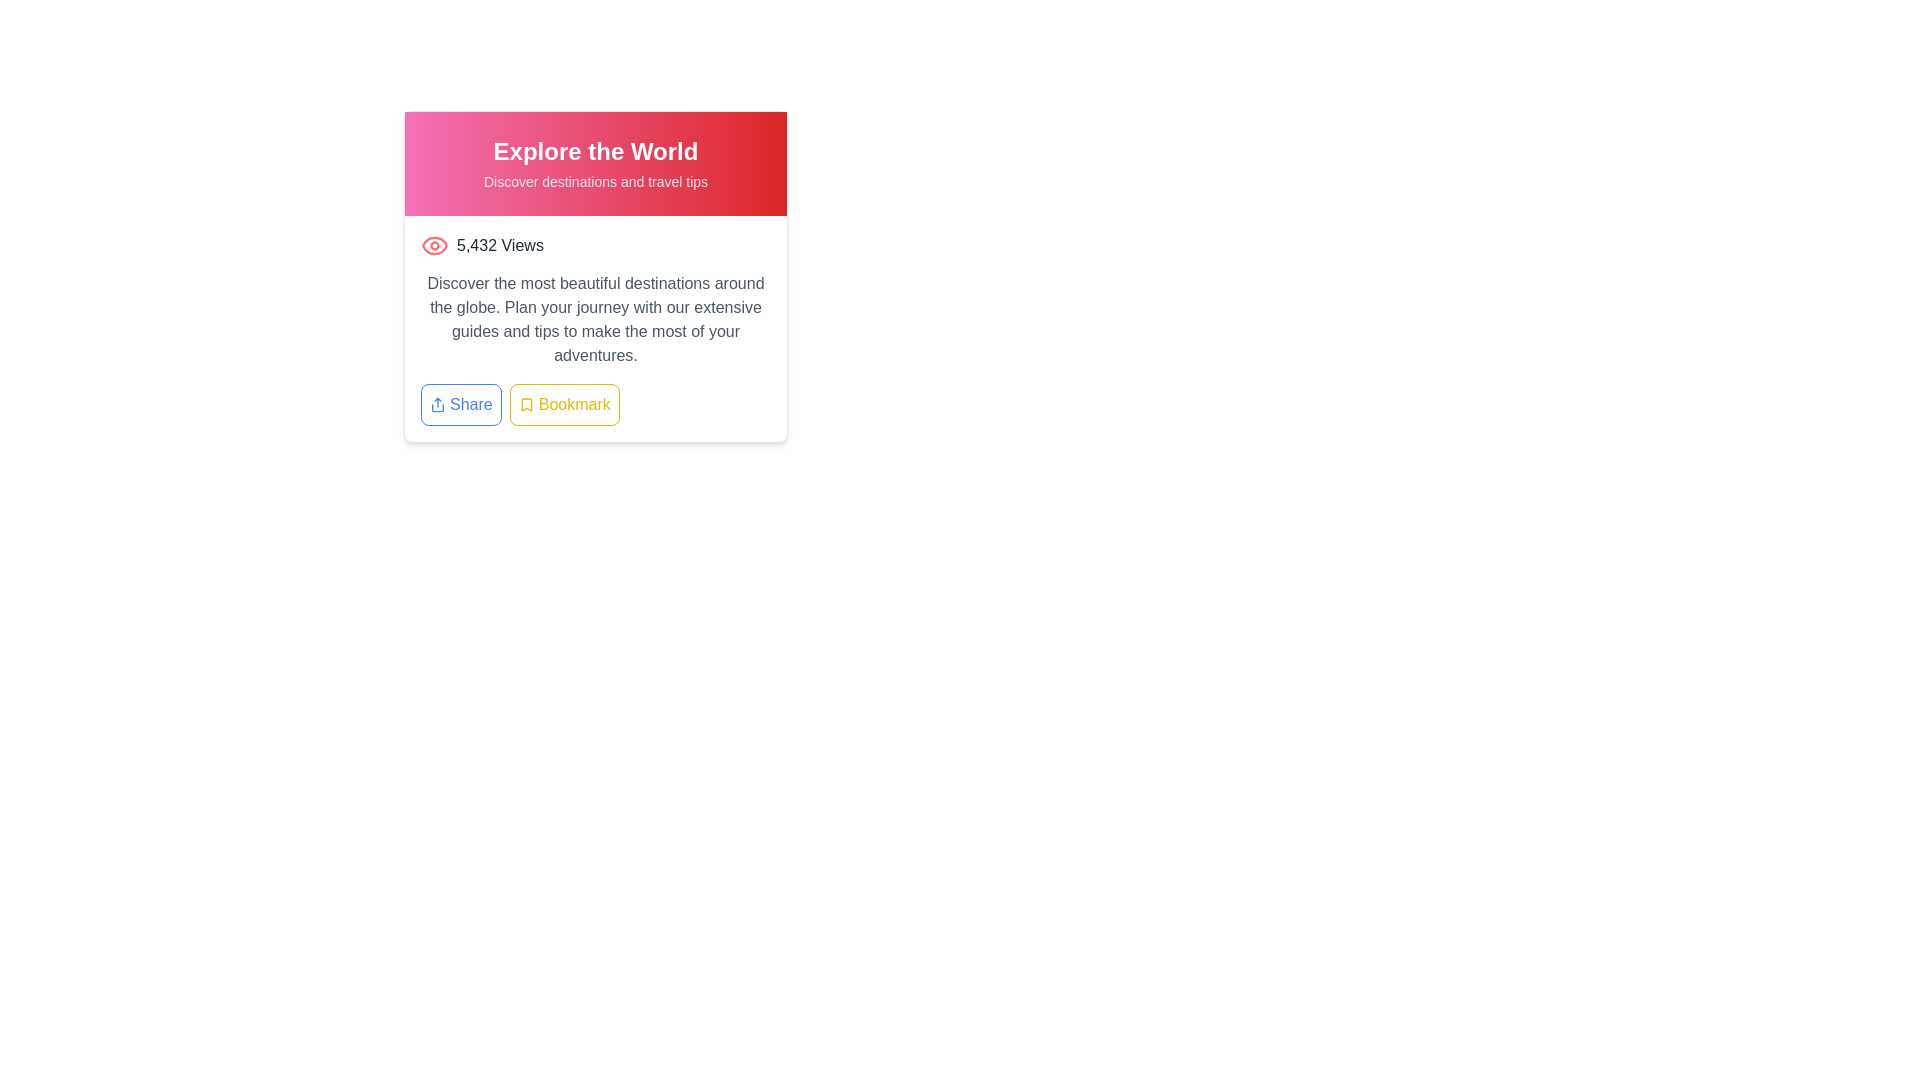 The image size is (1920, 1080). Describe the element at coordinates (436, 405) in the screenshot. I see `the small, blue, upward-facing arrow icon located to the left of the 'Share' text on the button` at that location.